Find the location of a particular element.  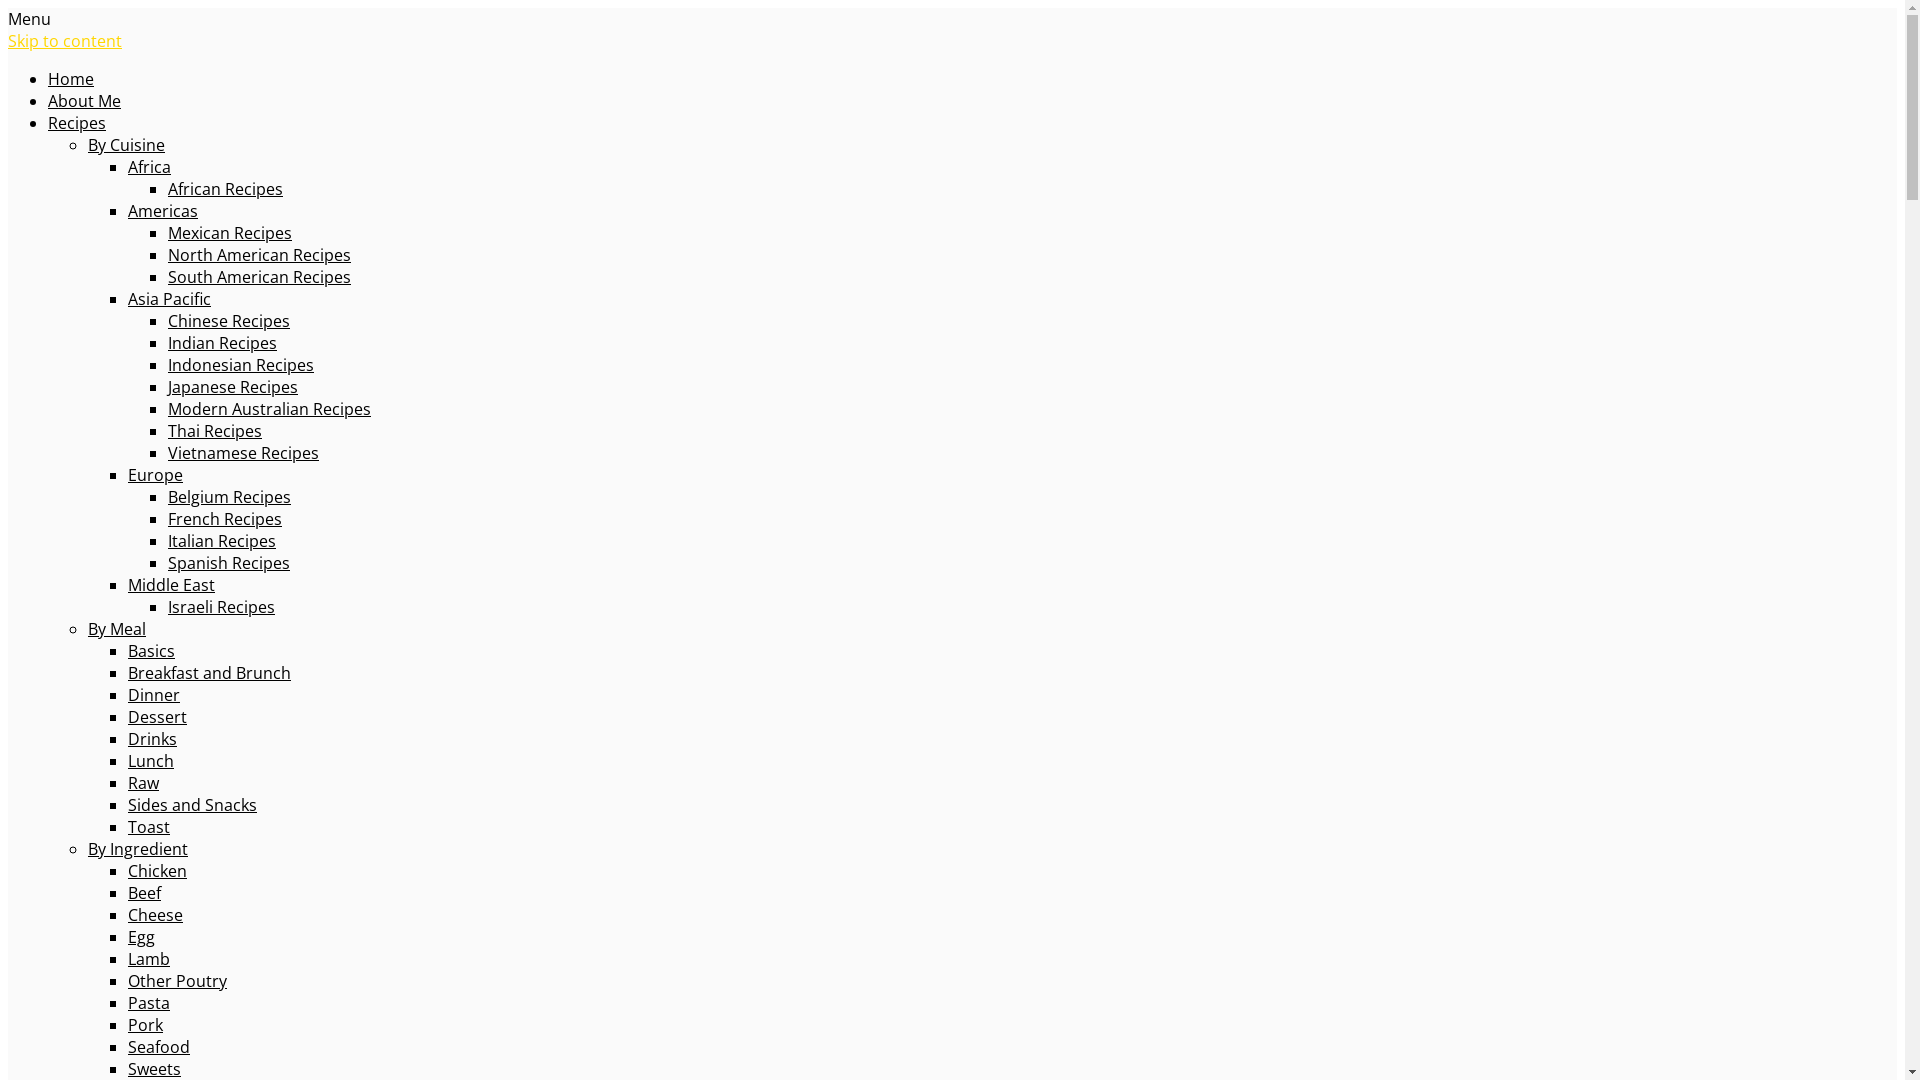

'Indonesian Recipes' is located at coordinates (240, 365).